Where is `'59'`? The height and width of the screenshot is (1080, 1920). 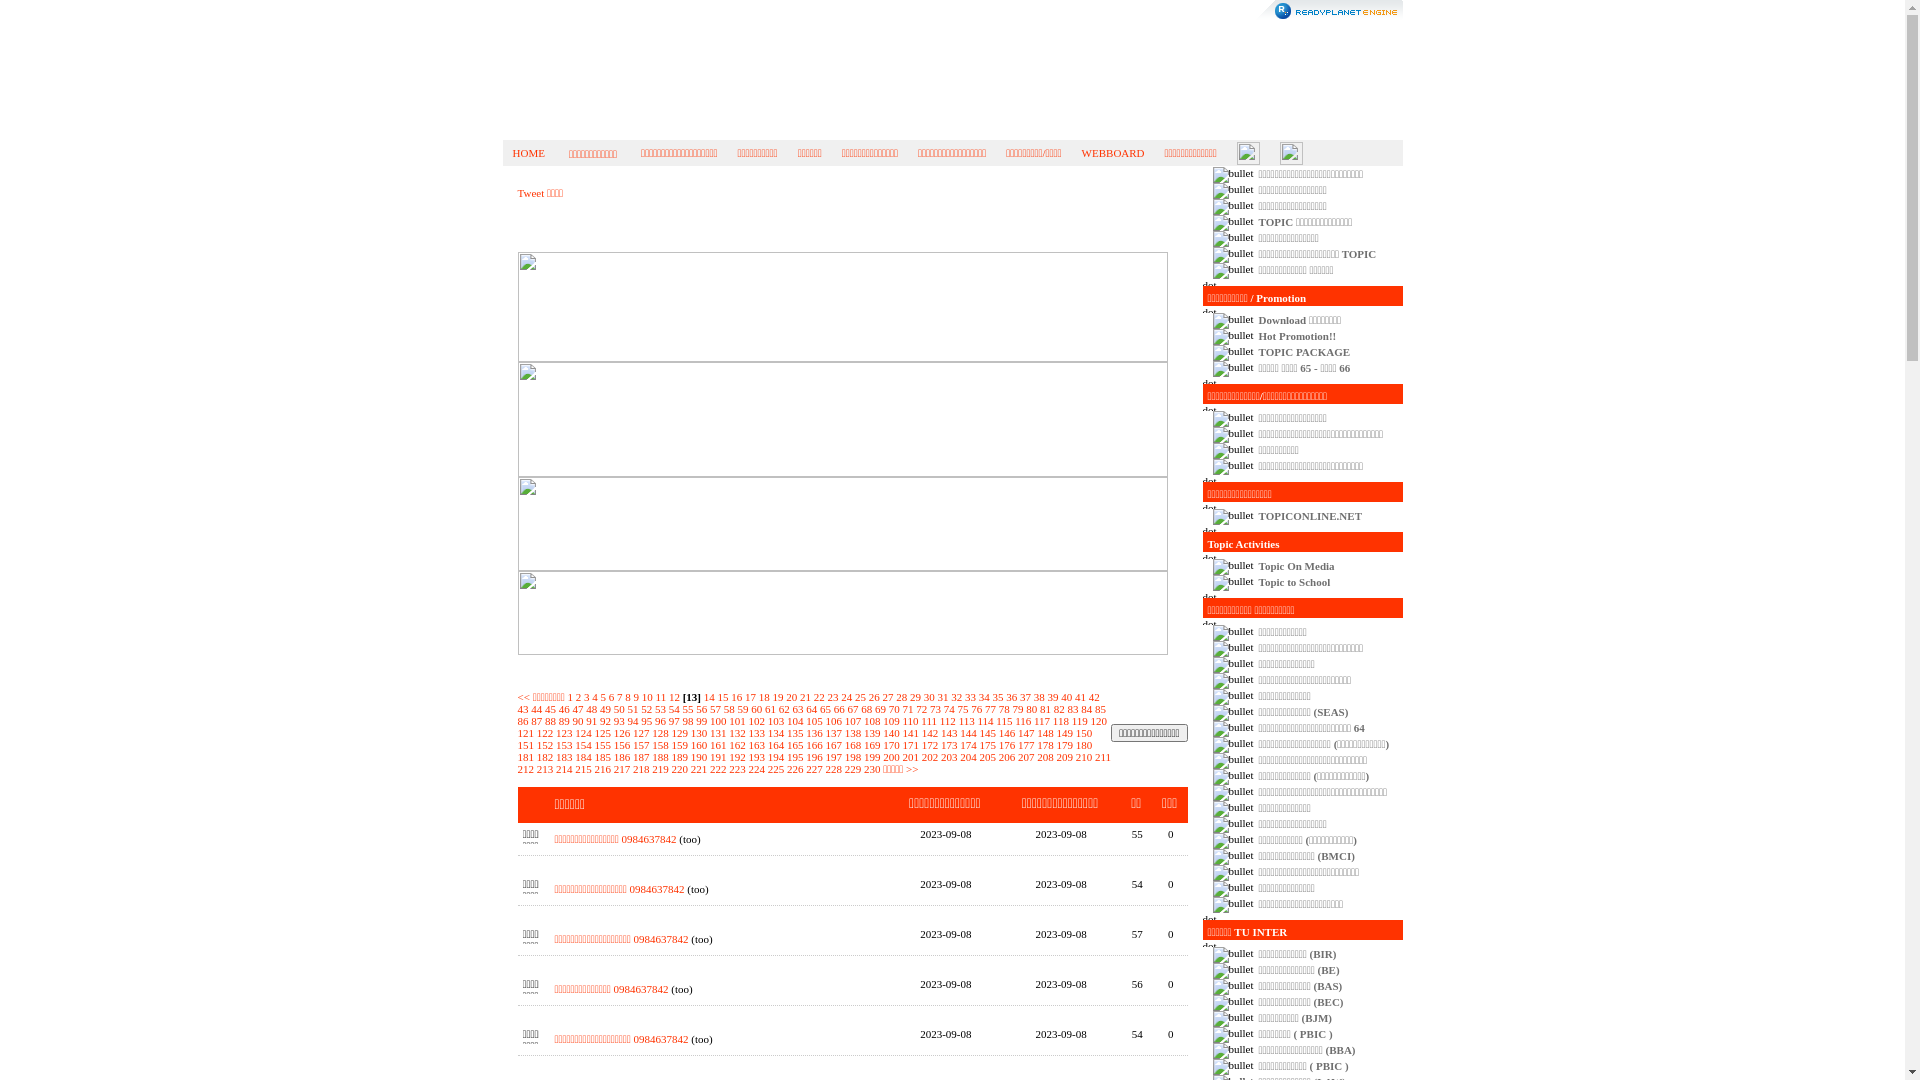 '59' is located at coordinates (742, 708).